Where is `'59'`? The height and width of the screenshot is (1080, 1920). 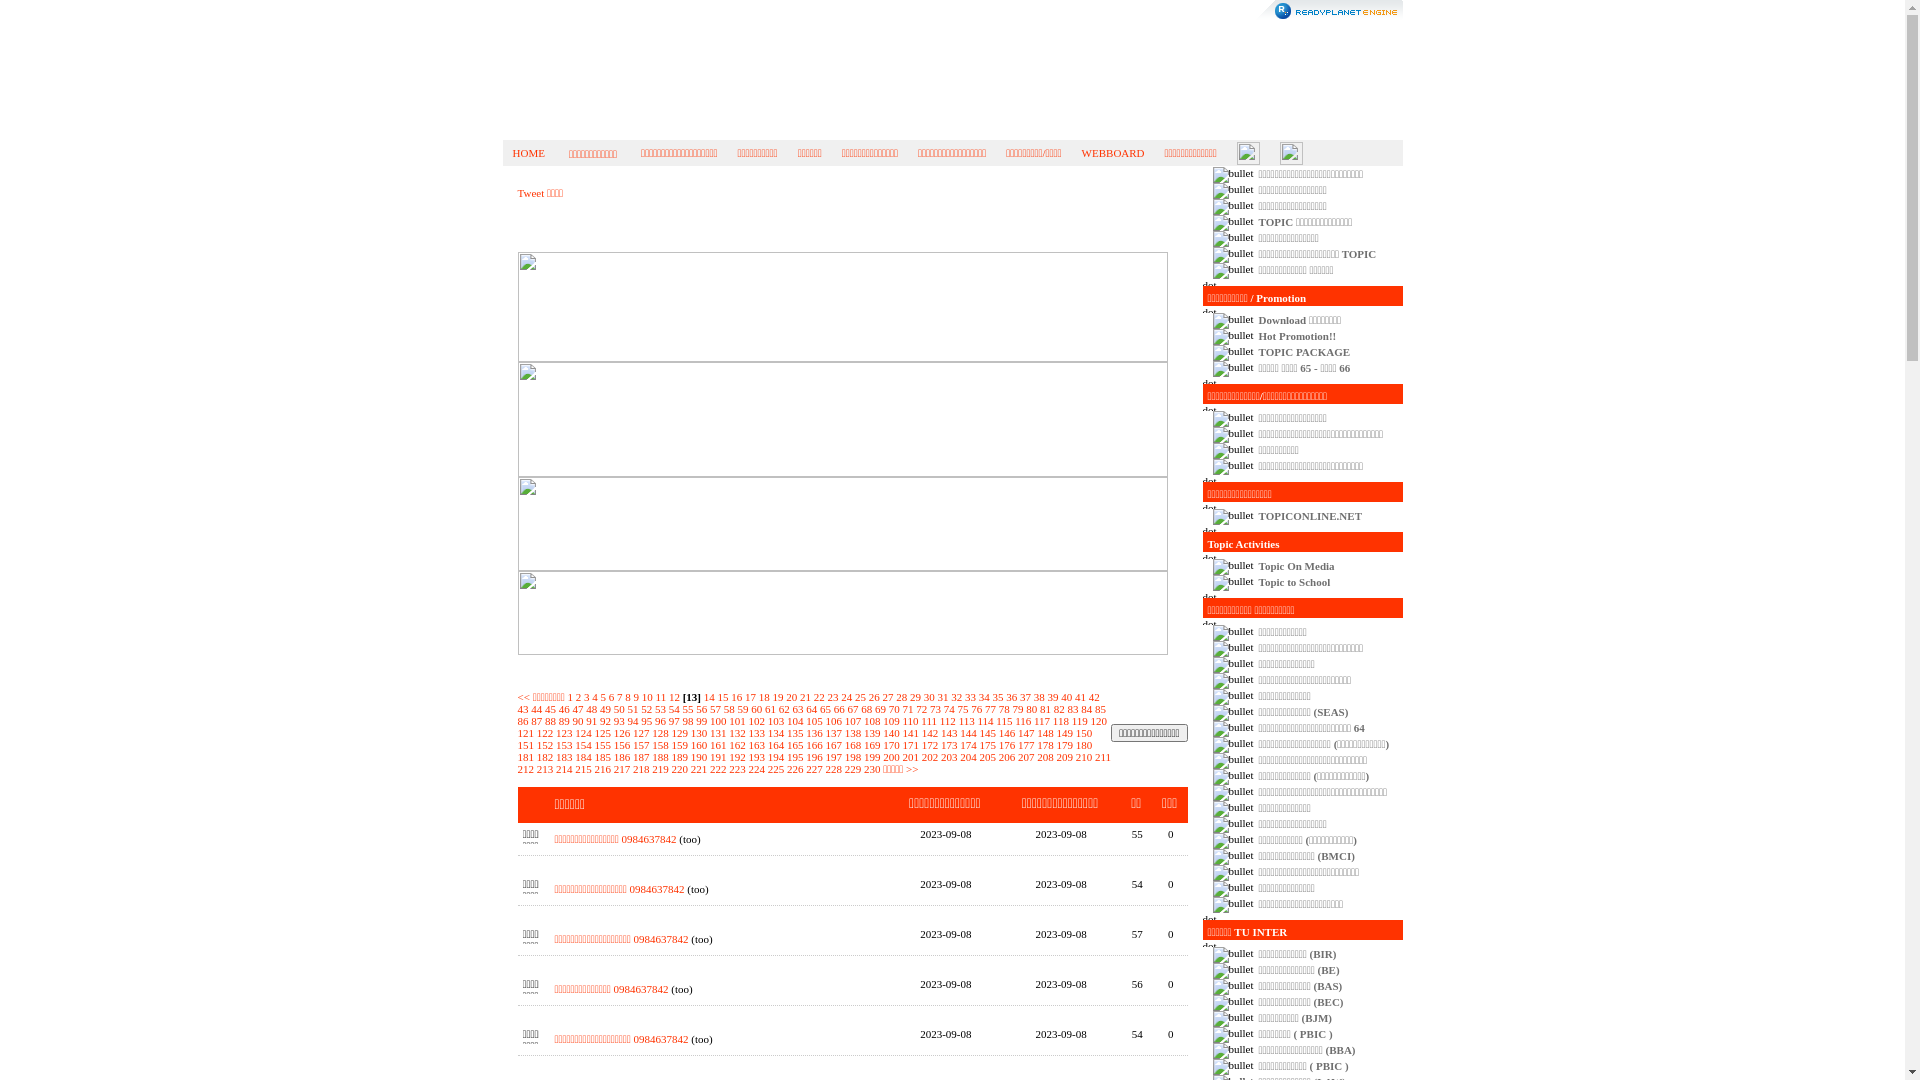 '59' is located at coordinates (742, 708).